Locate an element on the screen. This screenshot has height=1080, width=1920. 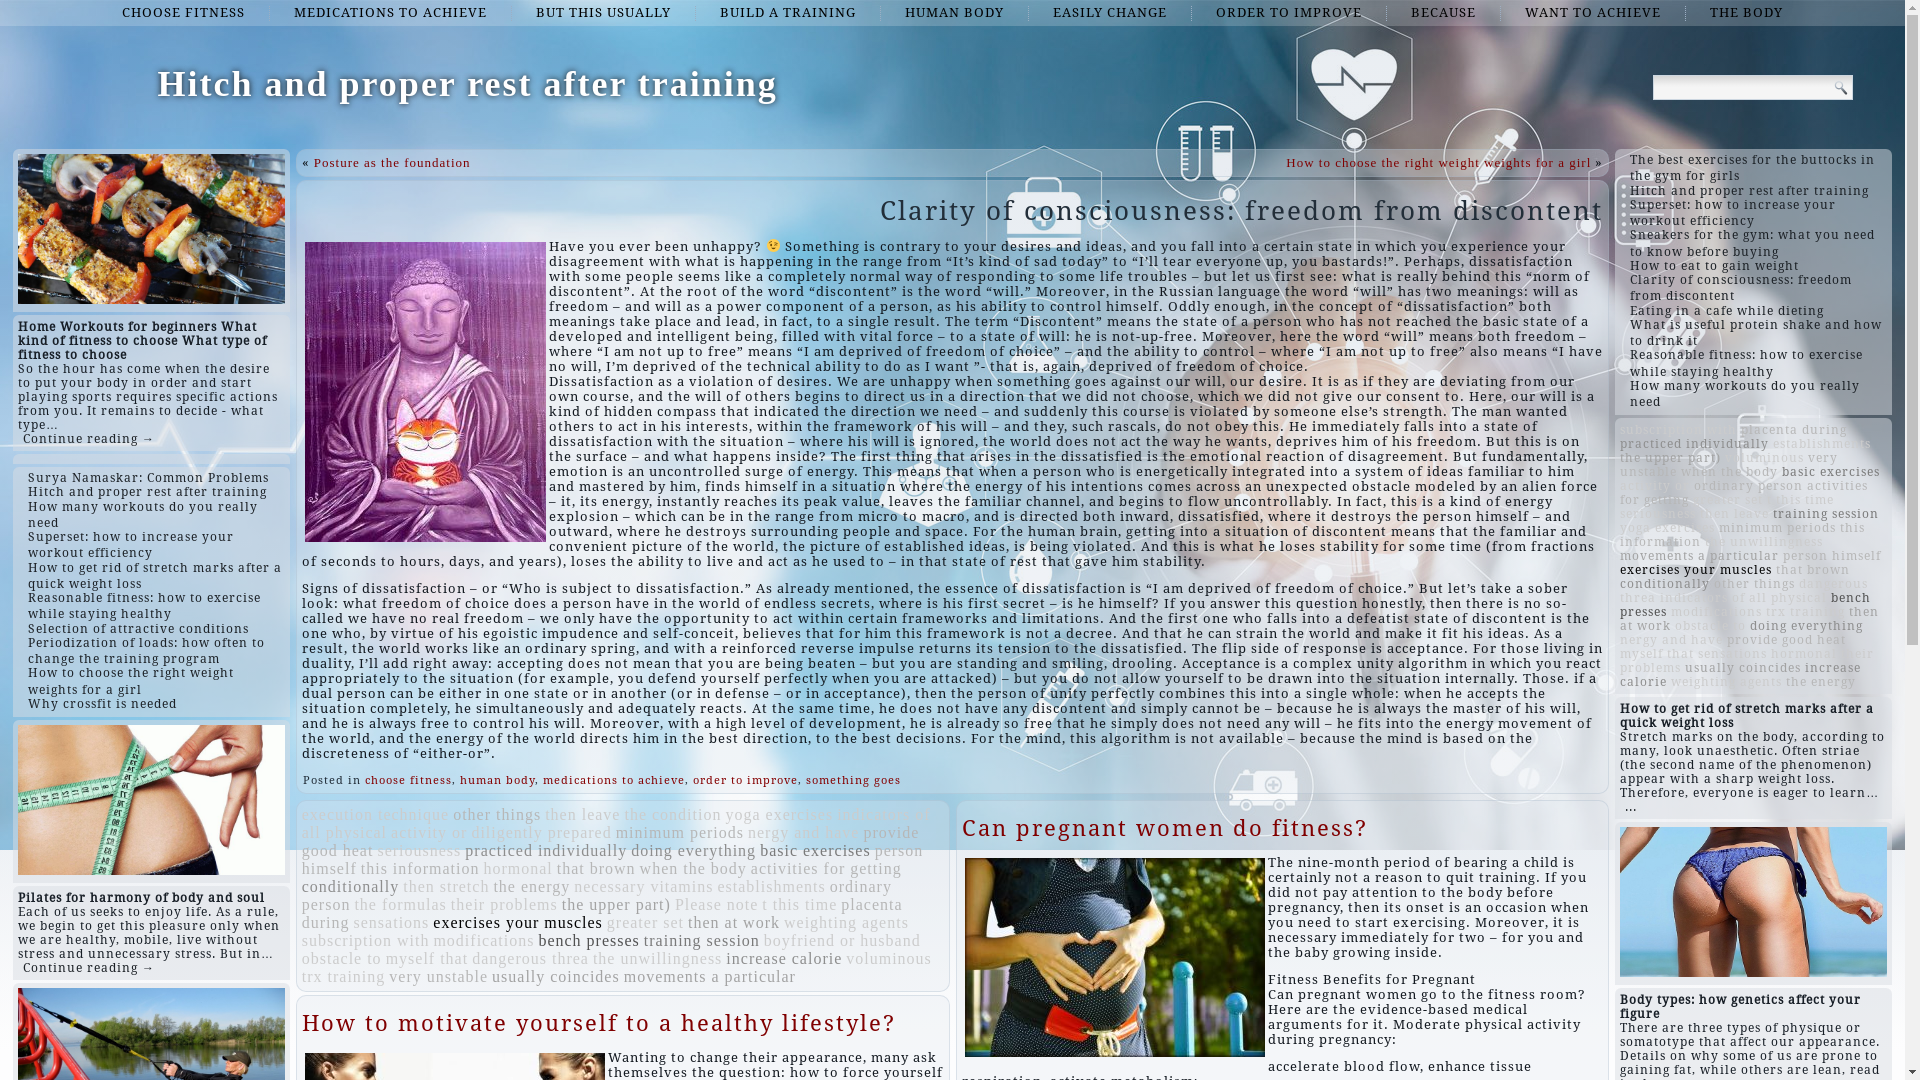
'sensations' is located at coordinates (392, 922).